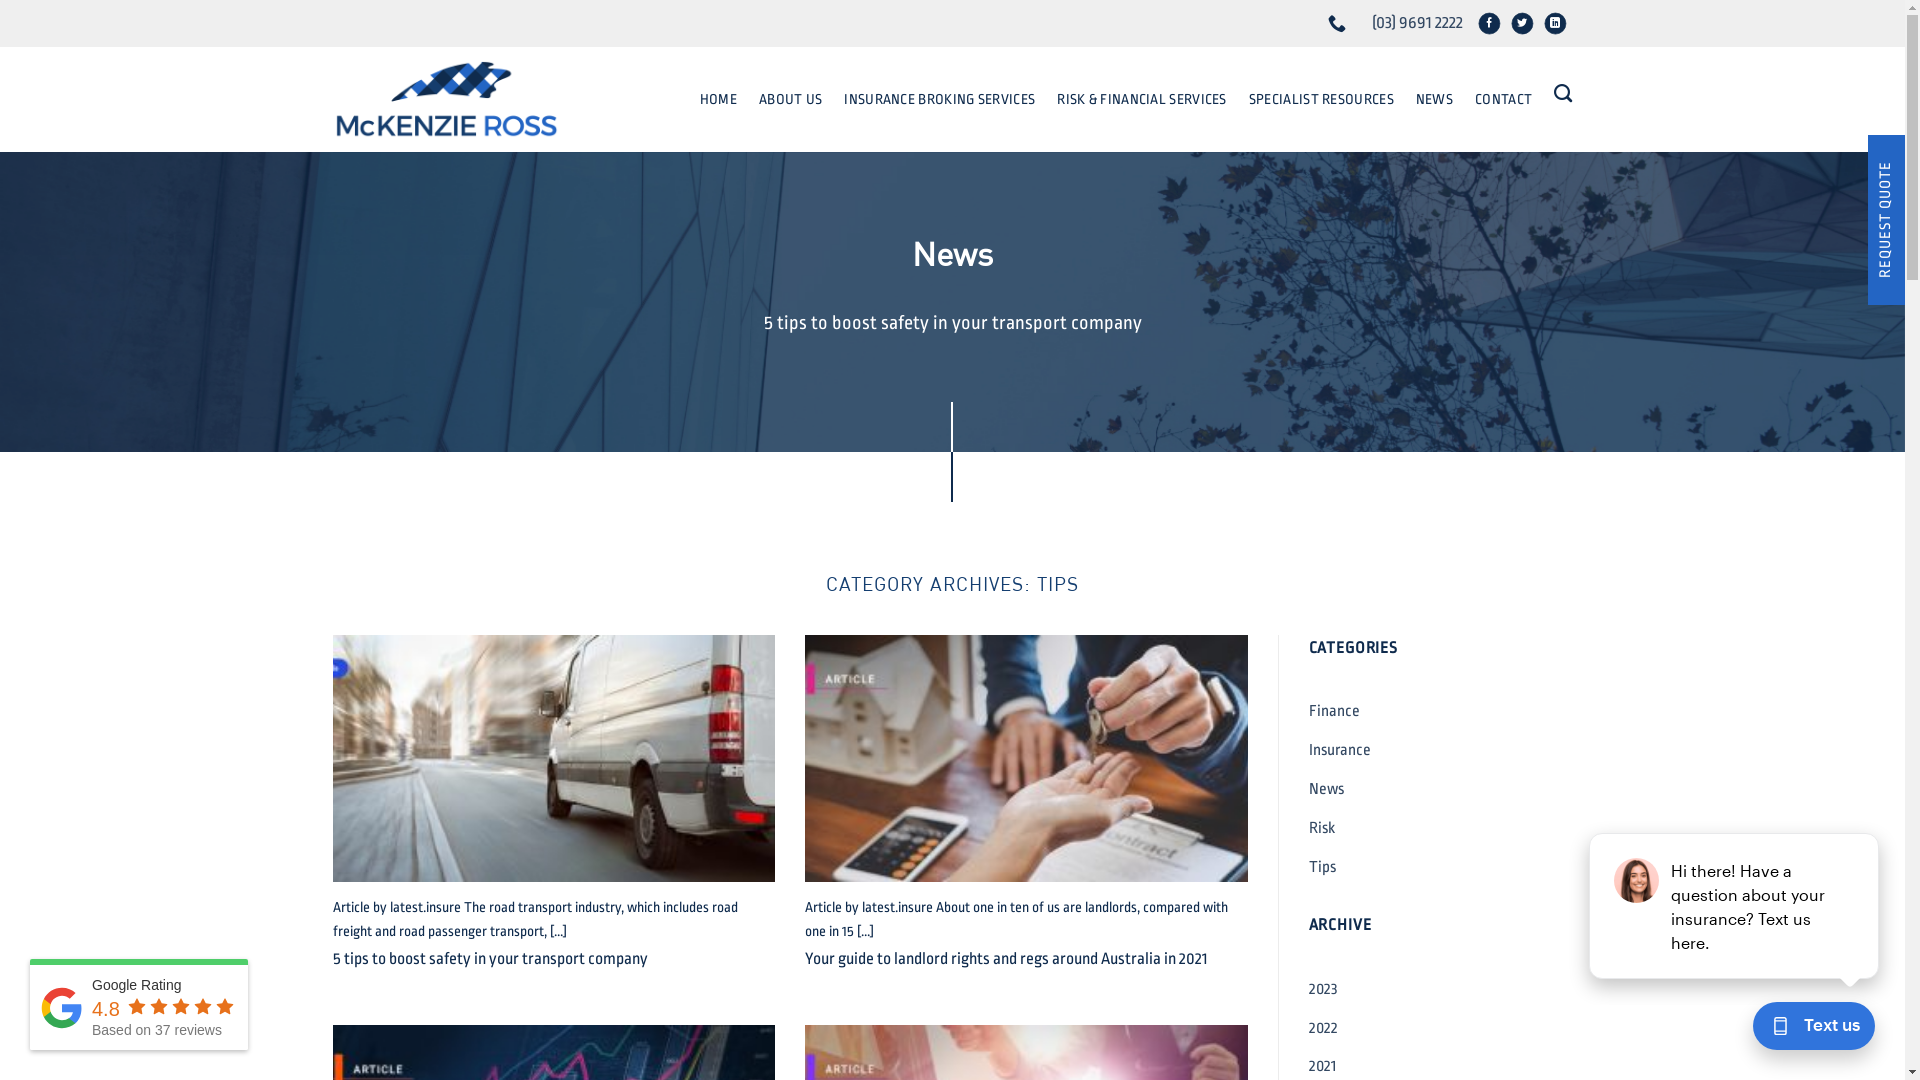 This screenshot has width=1920, height=1080. What do you see at coordinates (1308, 710) in the screenshot?
I see `'Finance'` at bounding box center [1308, 710].